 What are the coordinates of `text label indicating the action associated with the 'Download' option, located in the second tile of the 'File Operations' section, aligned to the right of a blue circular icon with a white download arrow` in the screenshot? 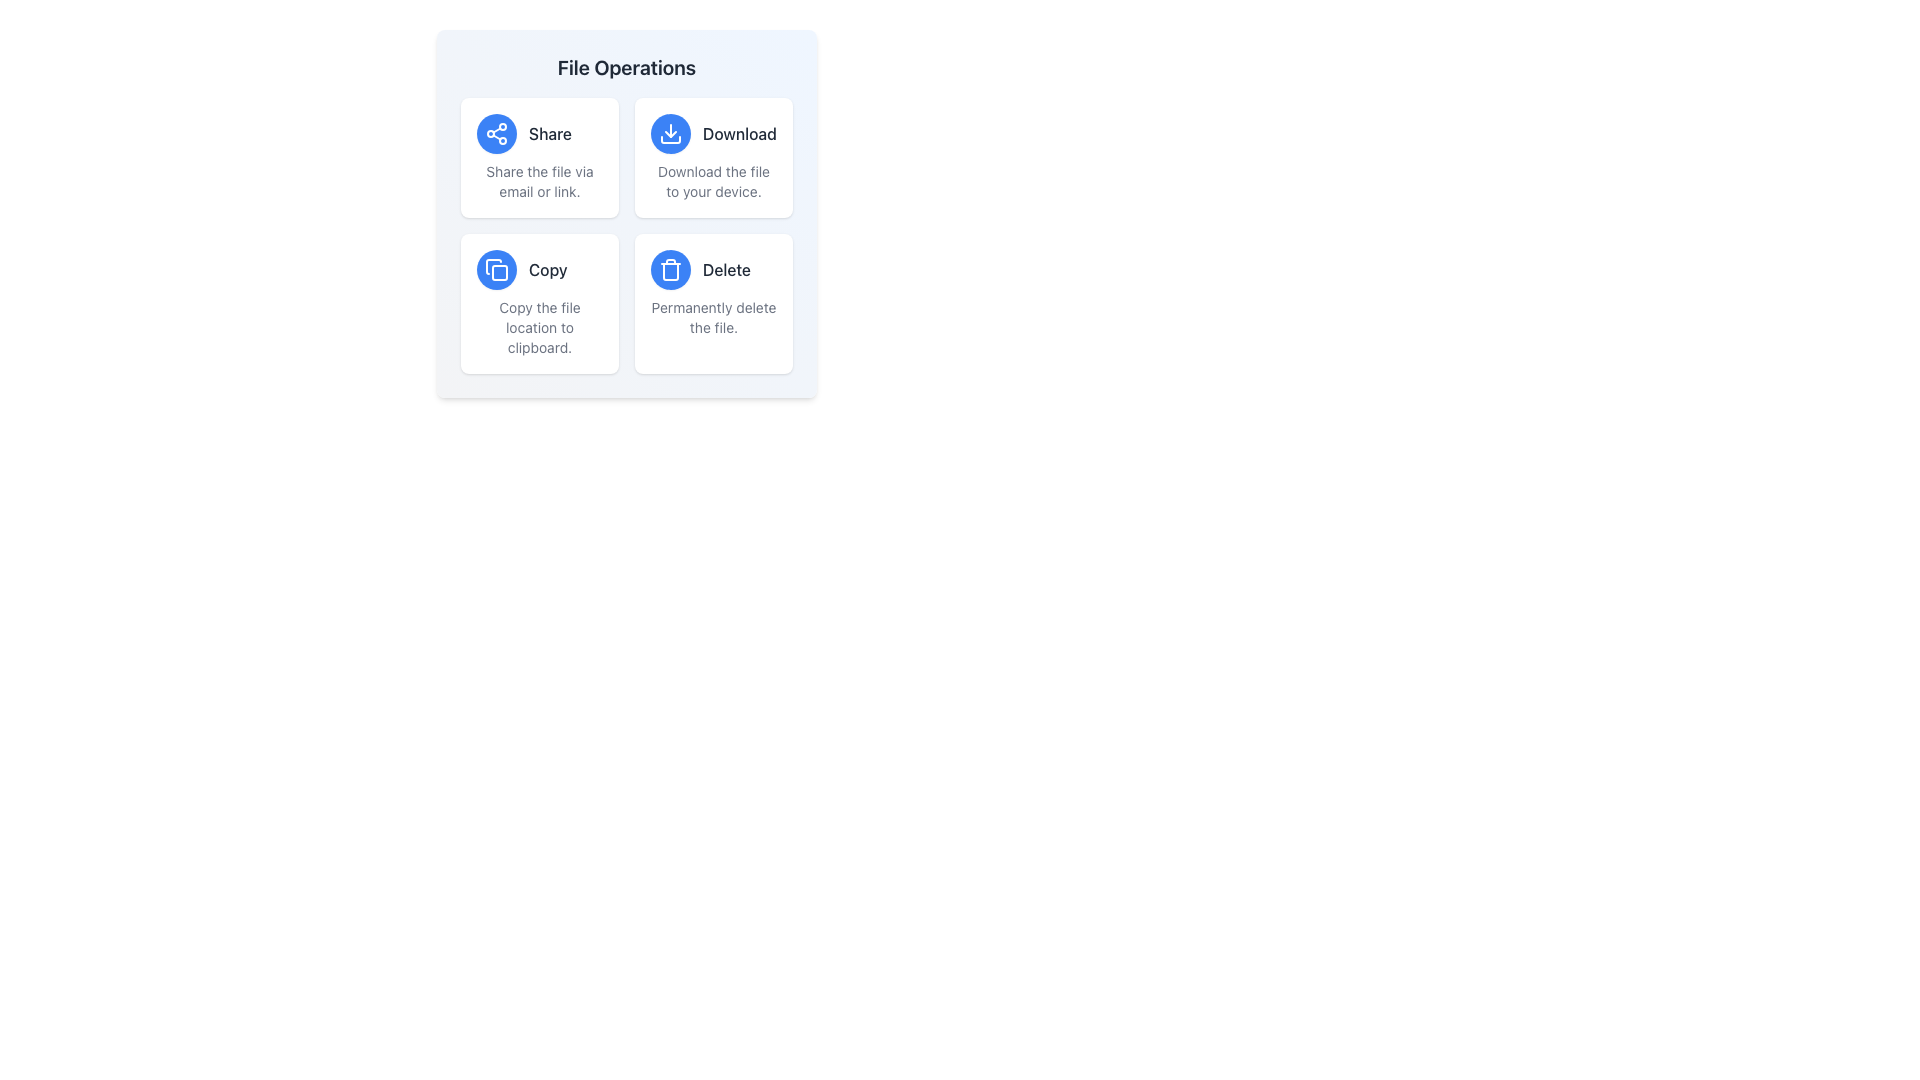 It's located at (738, 134).